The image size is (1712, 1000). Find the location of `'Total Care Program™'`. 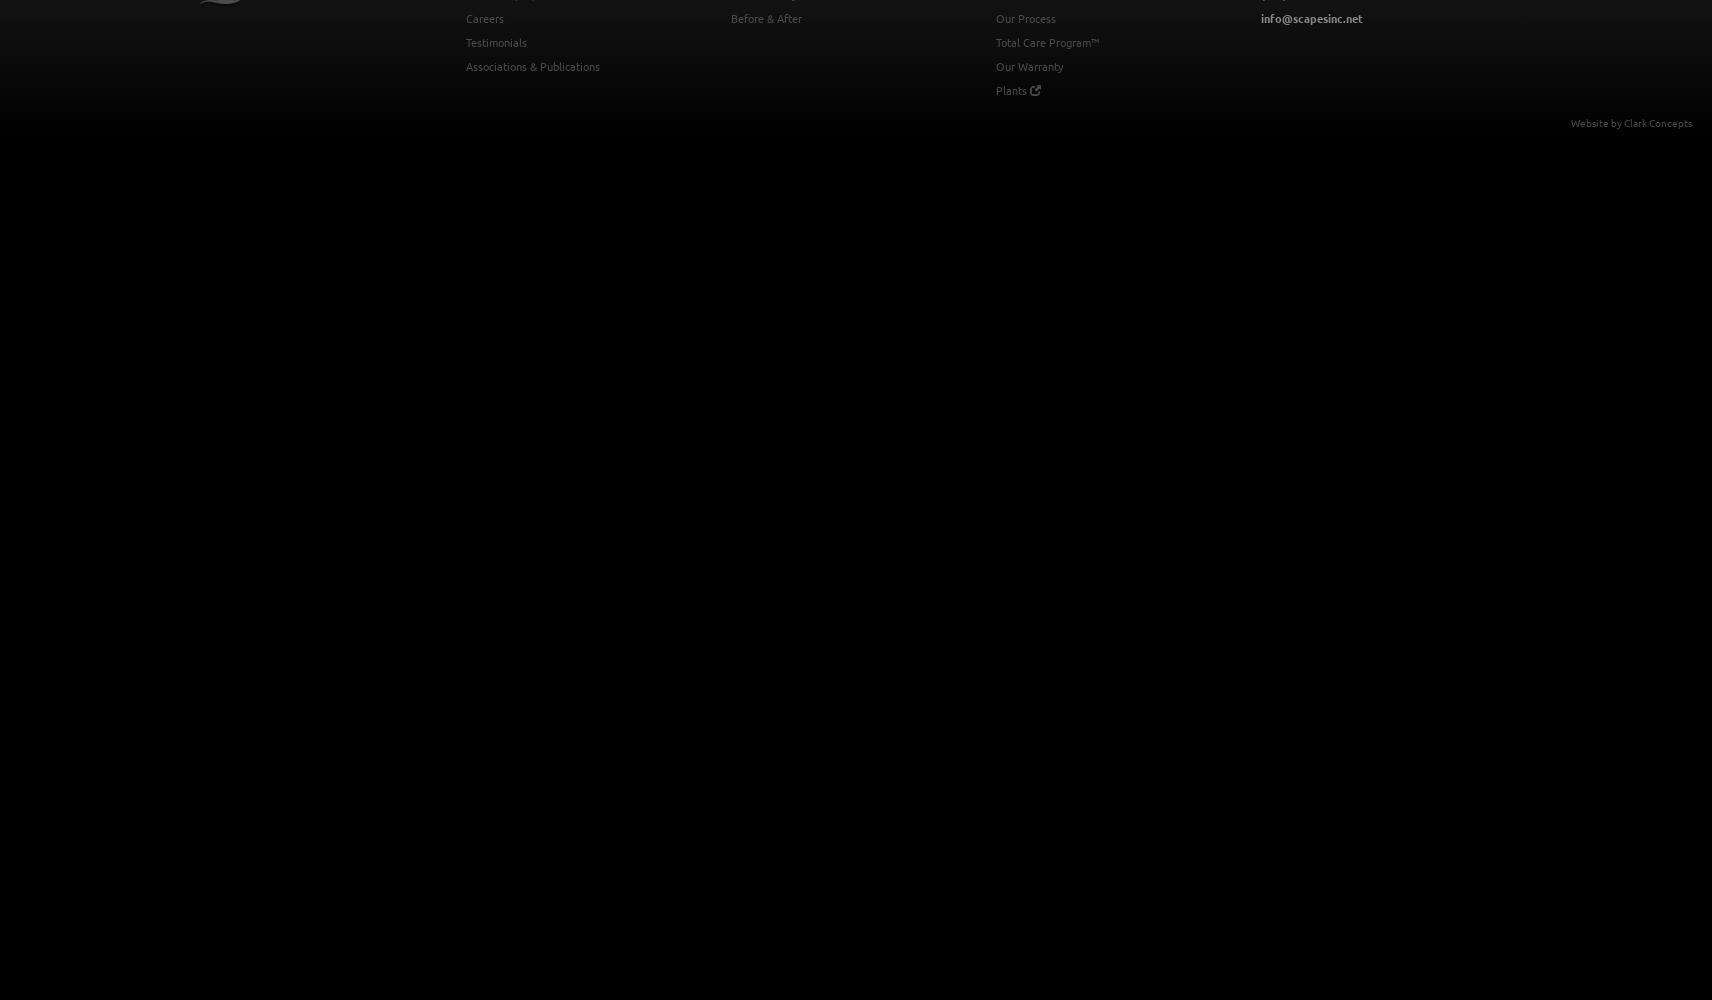

'Total Care Program™' is located at coordinates (1046, 42).